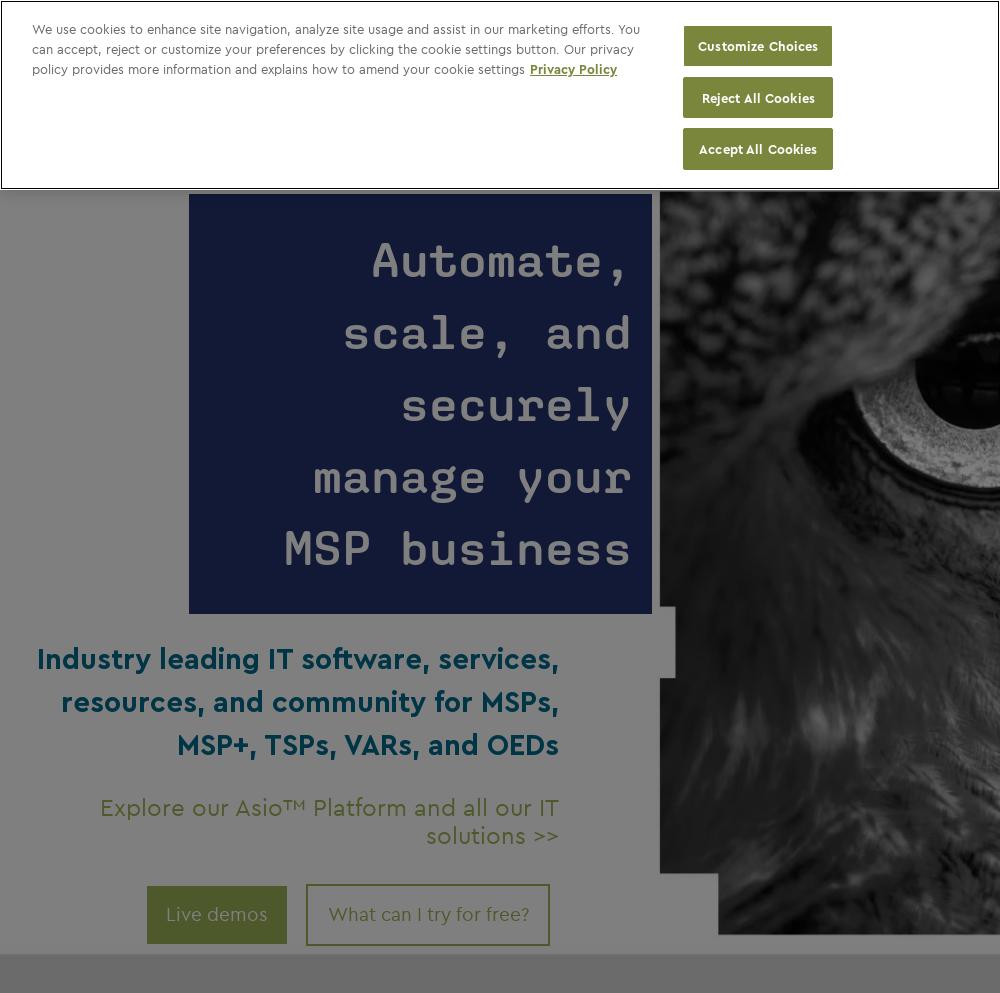  Describe the element at coordinates (825, 100) in the screenshot. I see `'Learn more'` at that location.